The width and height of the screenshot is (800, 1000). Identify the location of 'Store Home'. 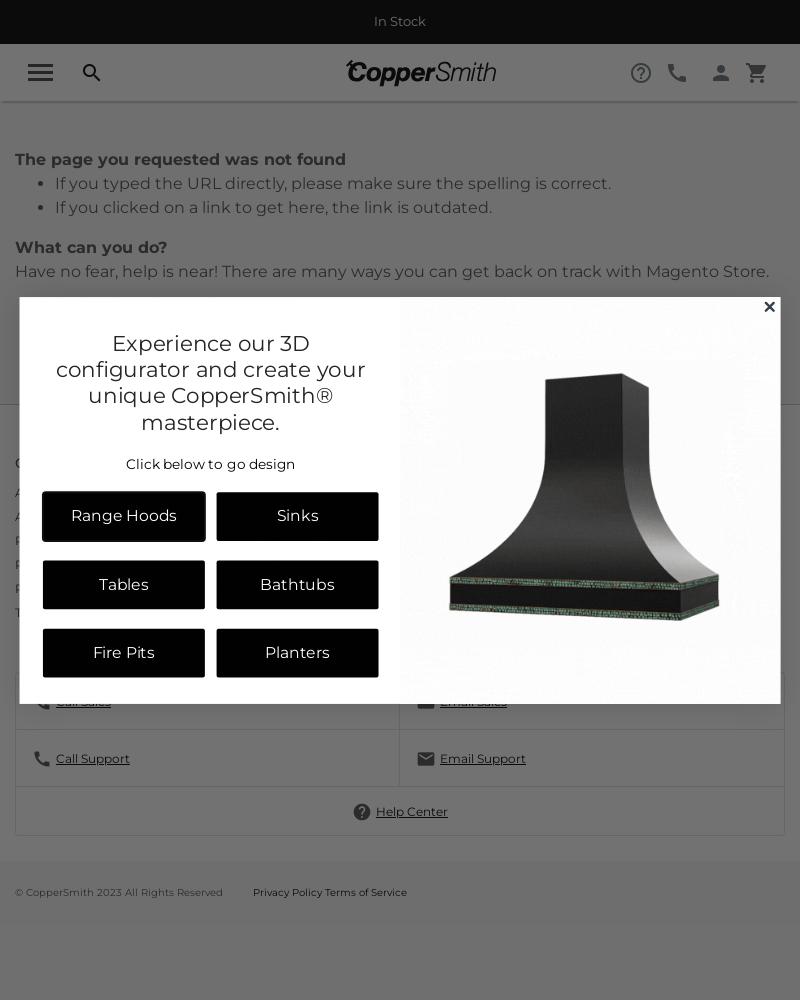
(102, 375).